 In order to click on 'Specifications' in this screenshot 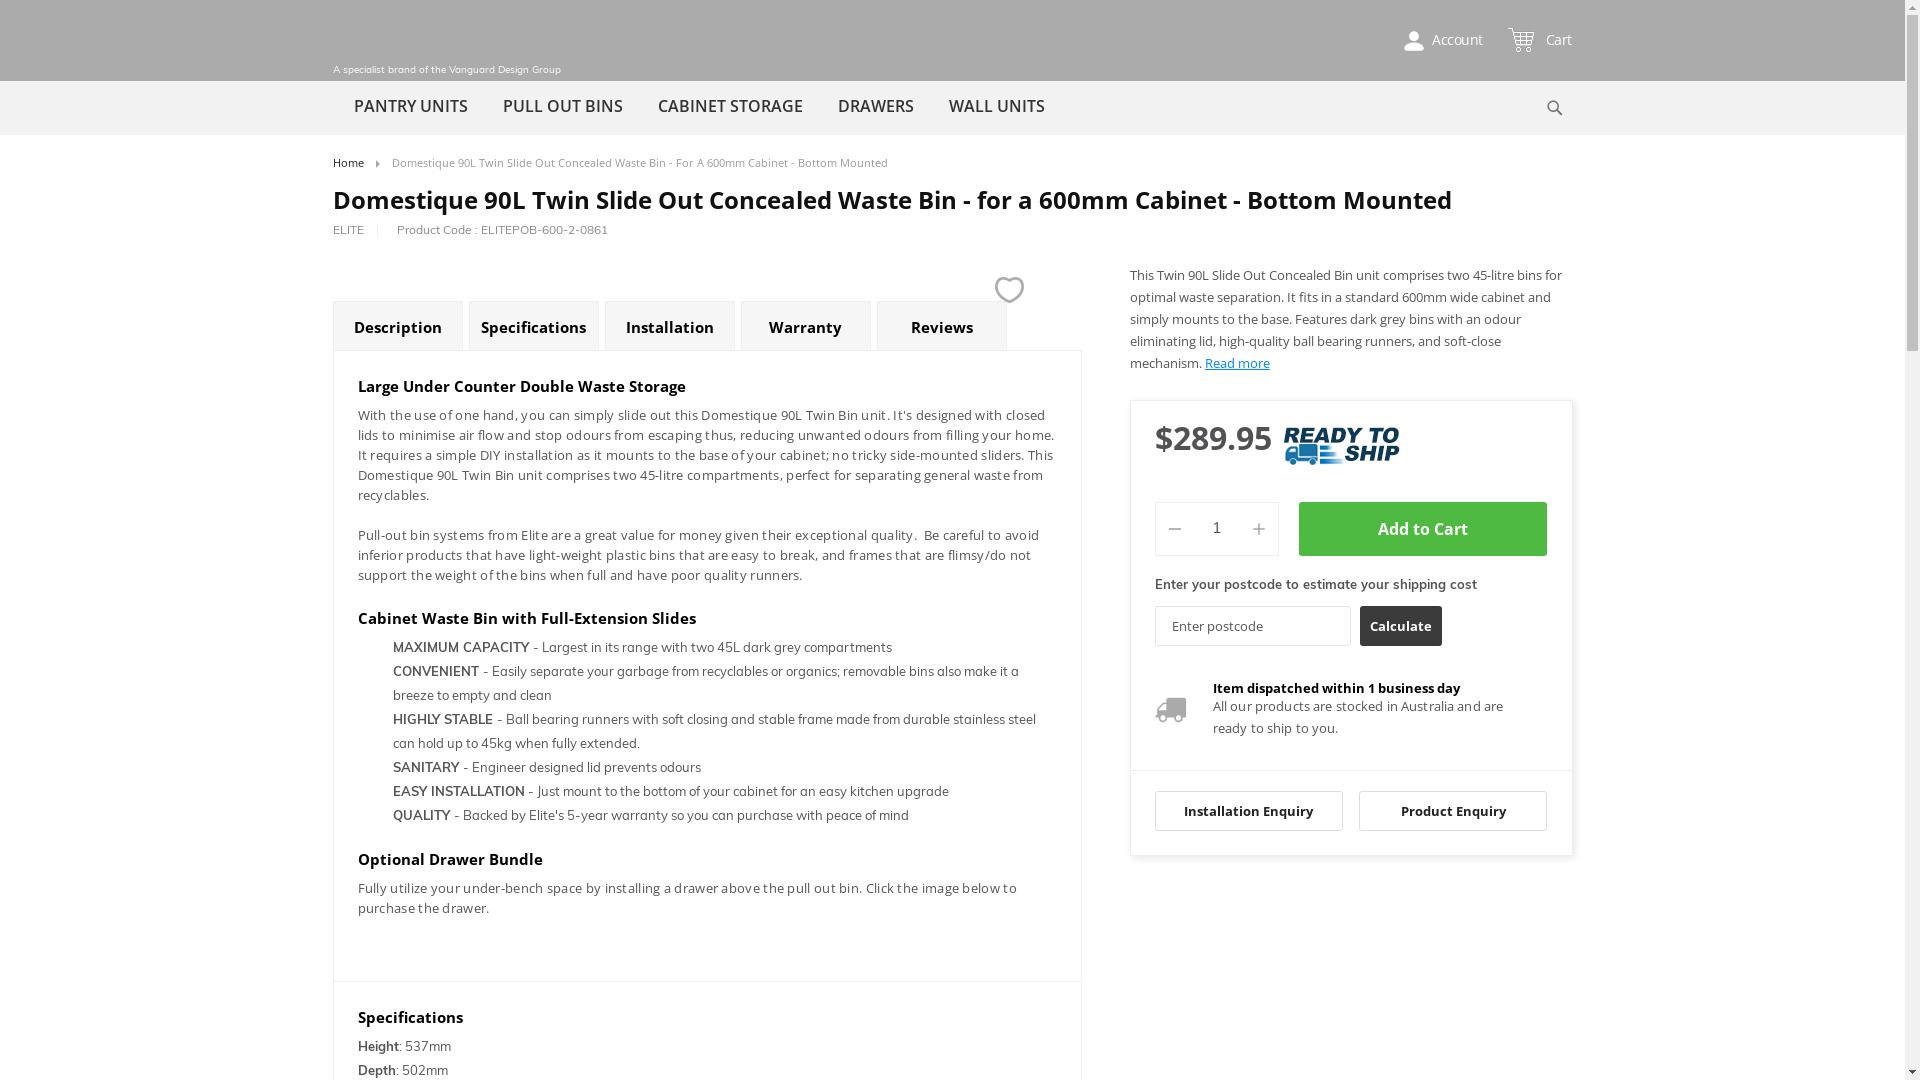, I will do `click(532, 325)`.